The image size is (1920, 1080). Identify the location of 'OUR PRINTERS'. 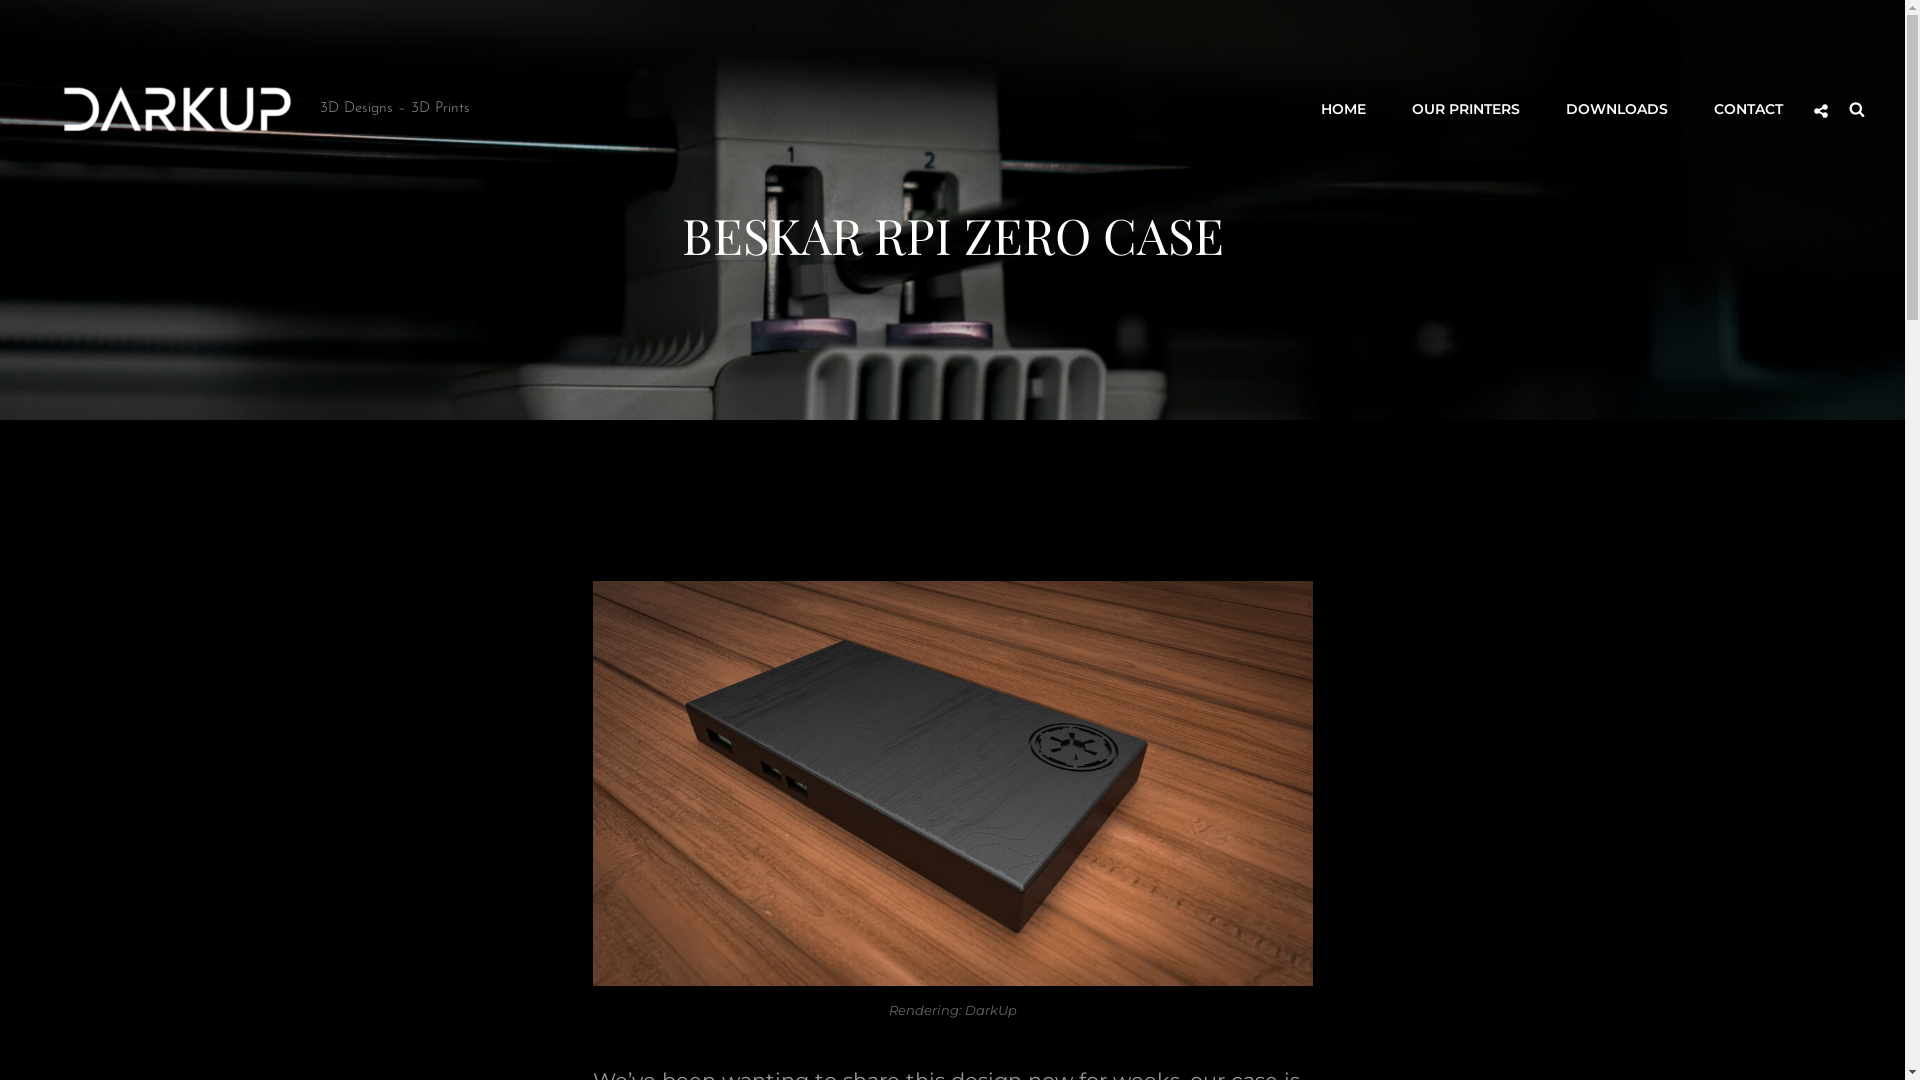
(1465, 108).